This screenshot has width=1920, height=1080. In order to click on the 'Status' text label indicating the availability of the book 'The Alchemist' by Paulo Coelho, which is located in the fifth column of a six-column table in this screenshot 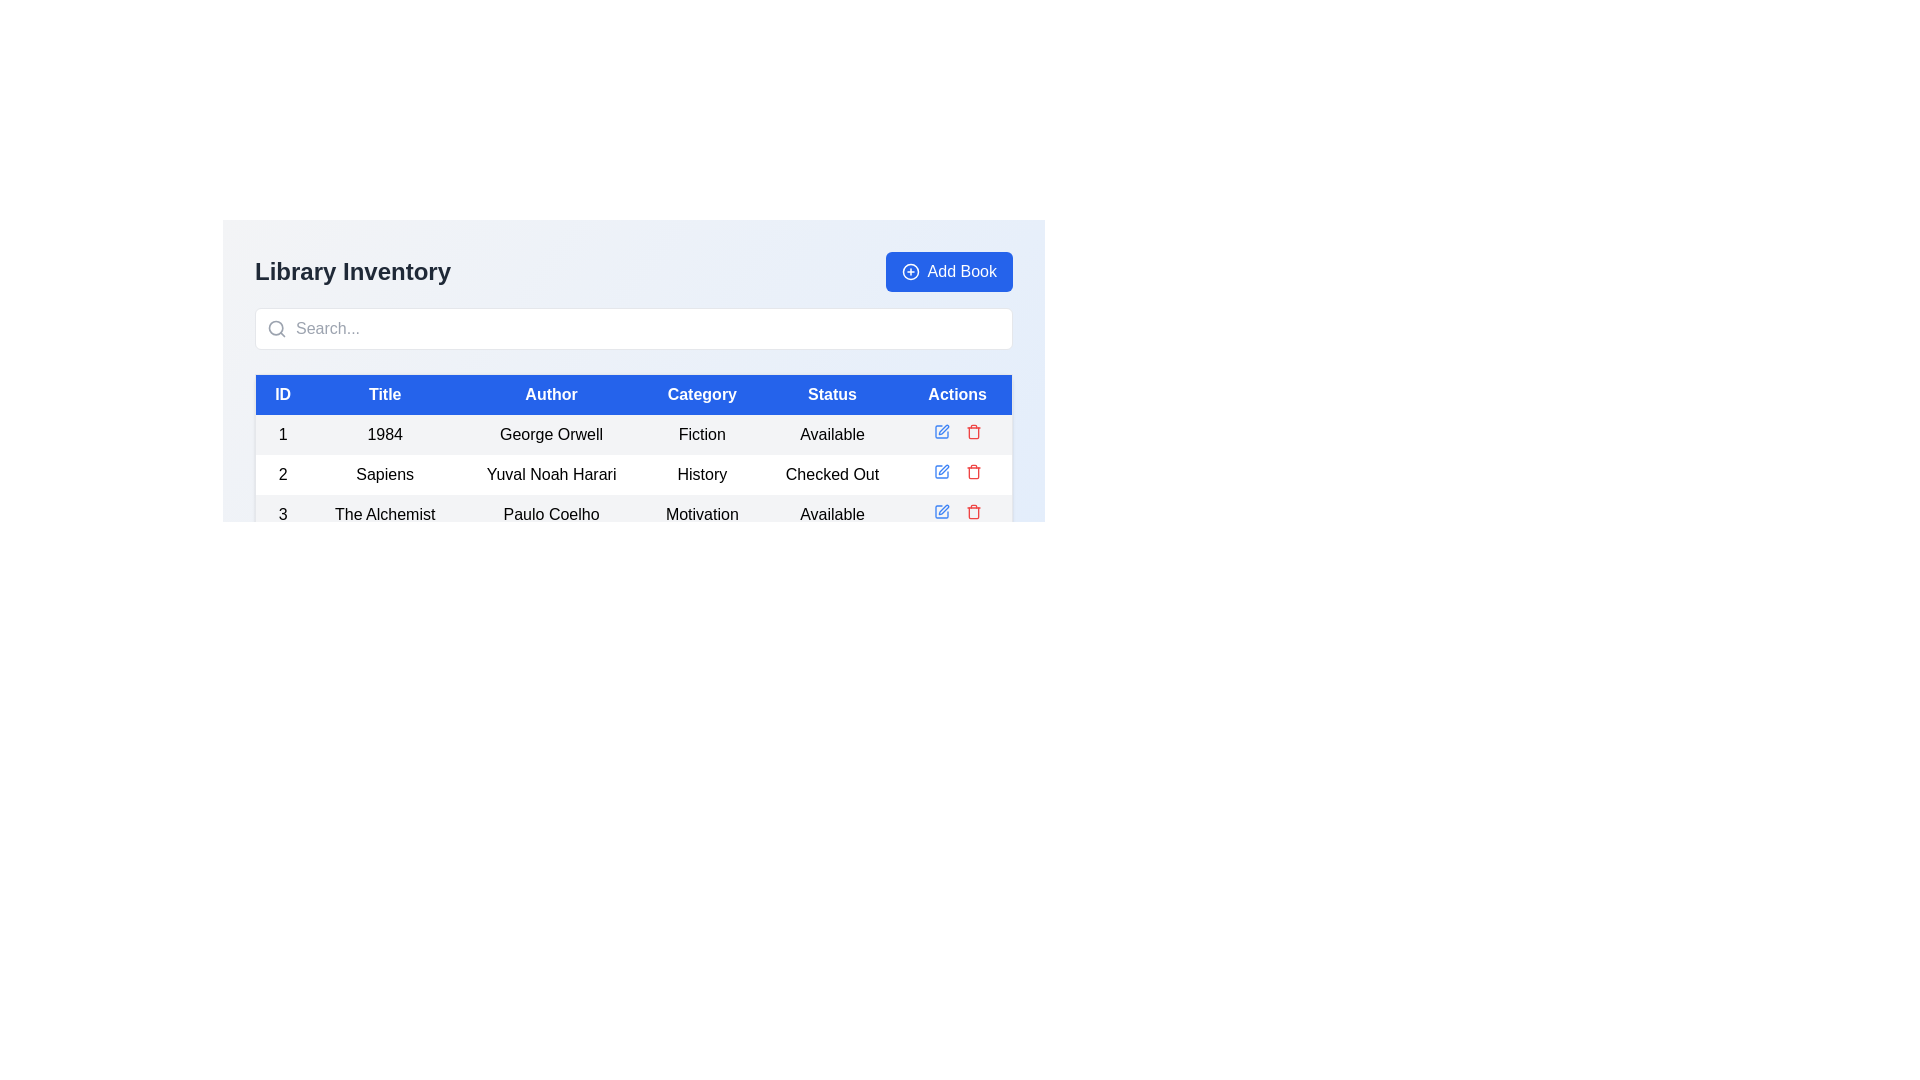, I will do `click(832, 514)`.